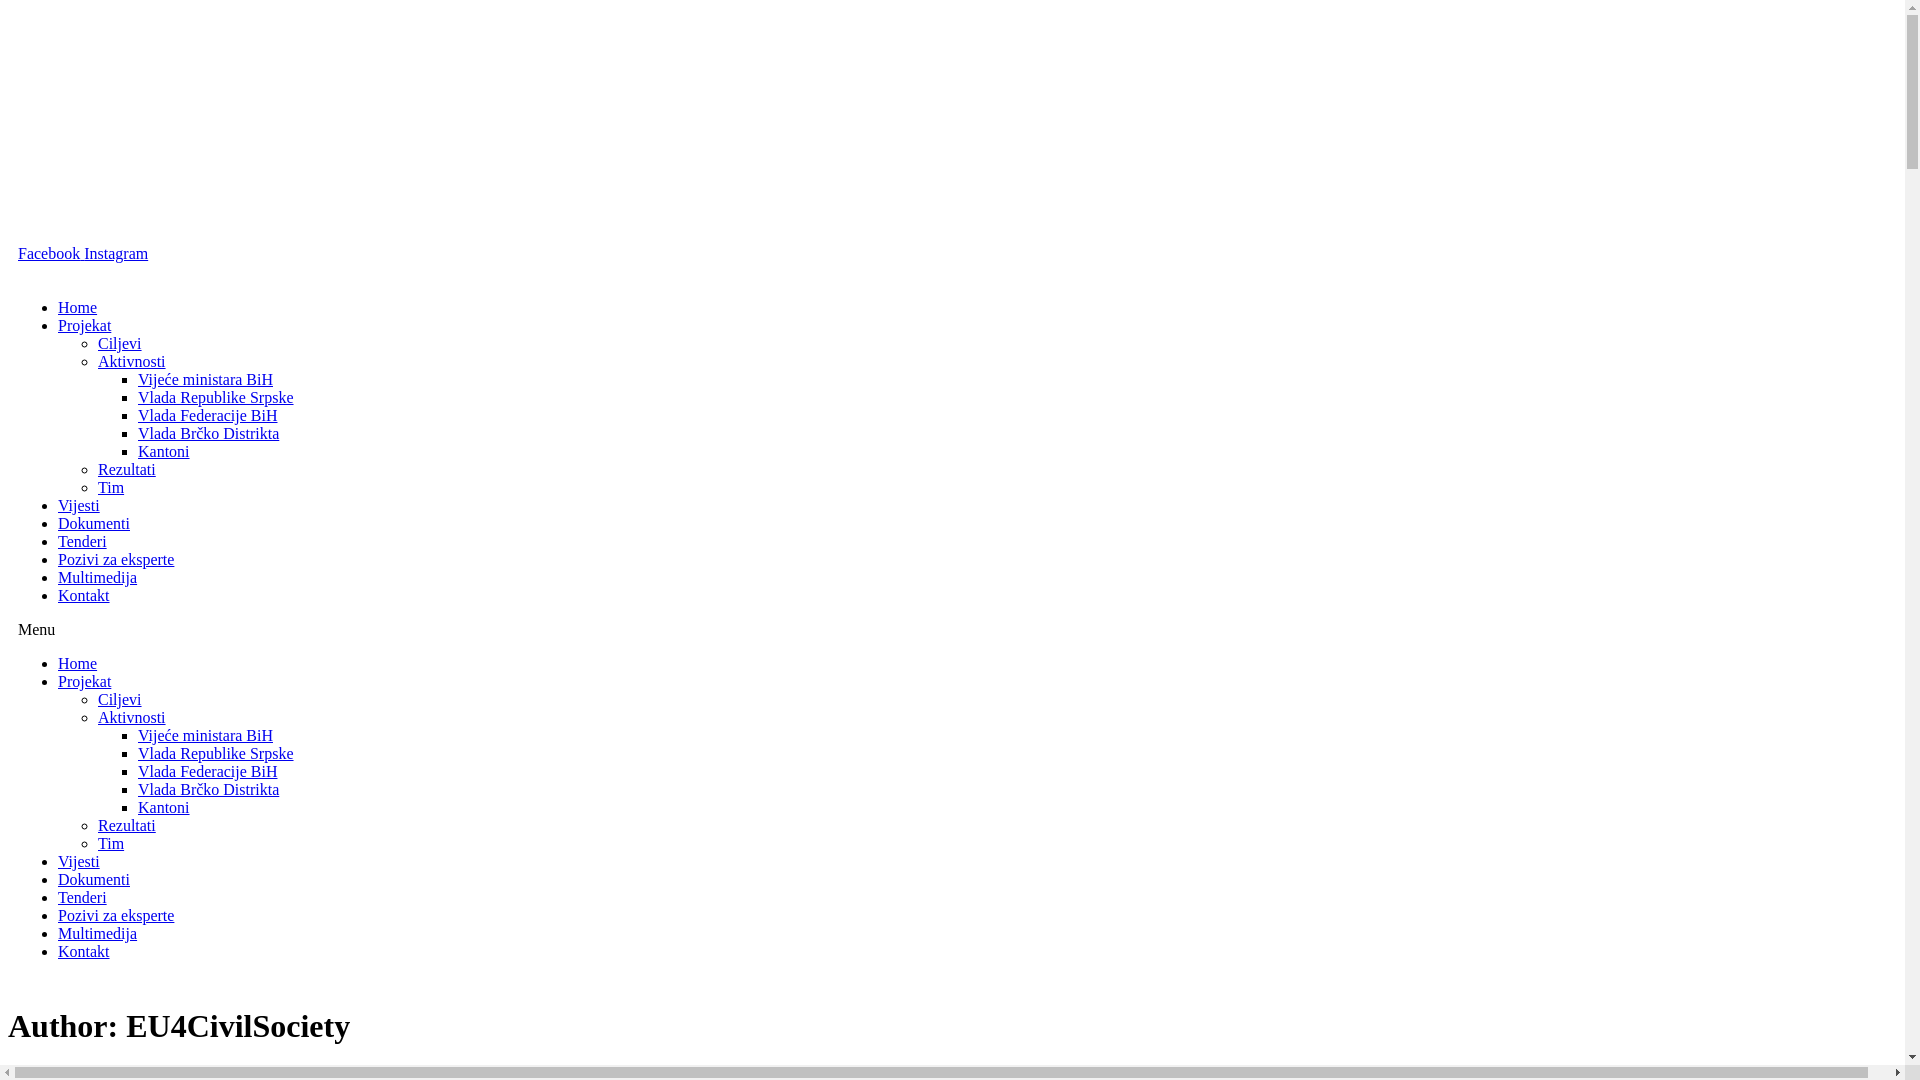  Describe the element at coordinates (82, 252) in the screenshot. I see `'Instagram'` at that location.